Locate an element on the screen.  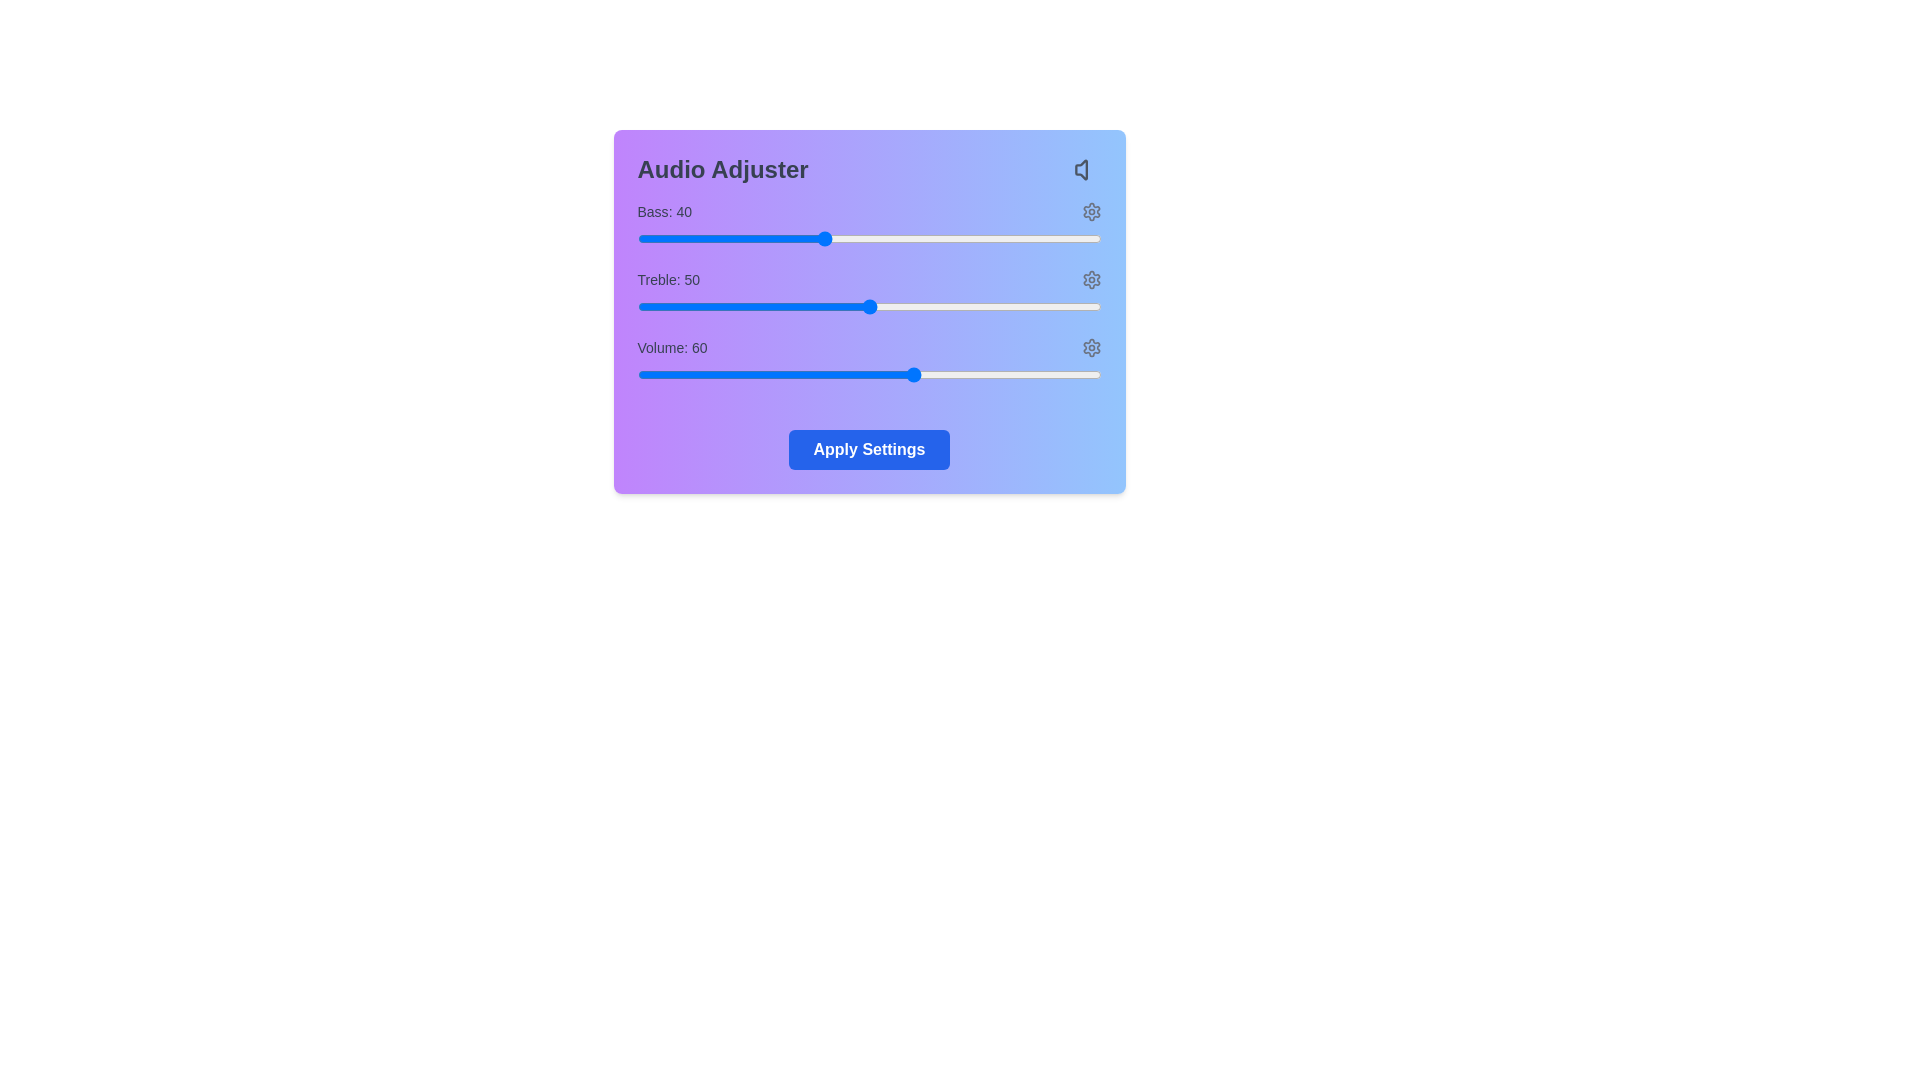
the treble level is located at coordinates (990, 307).